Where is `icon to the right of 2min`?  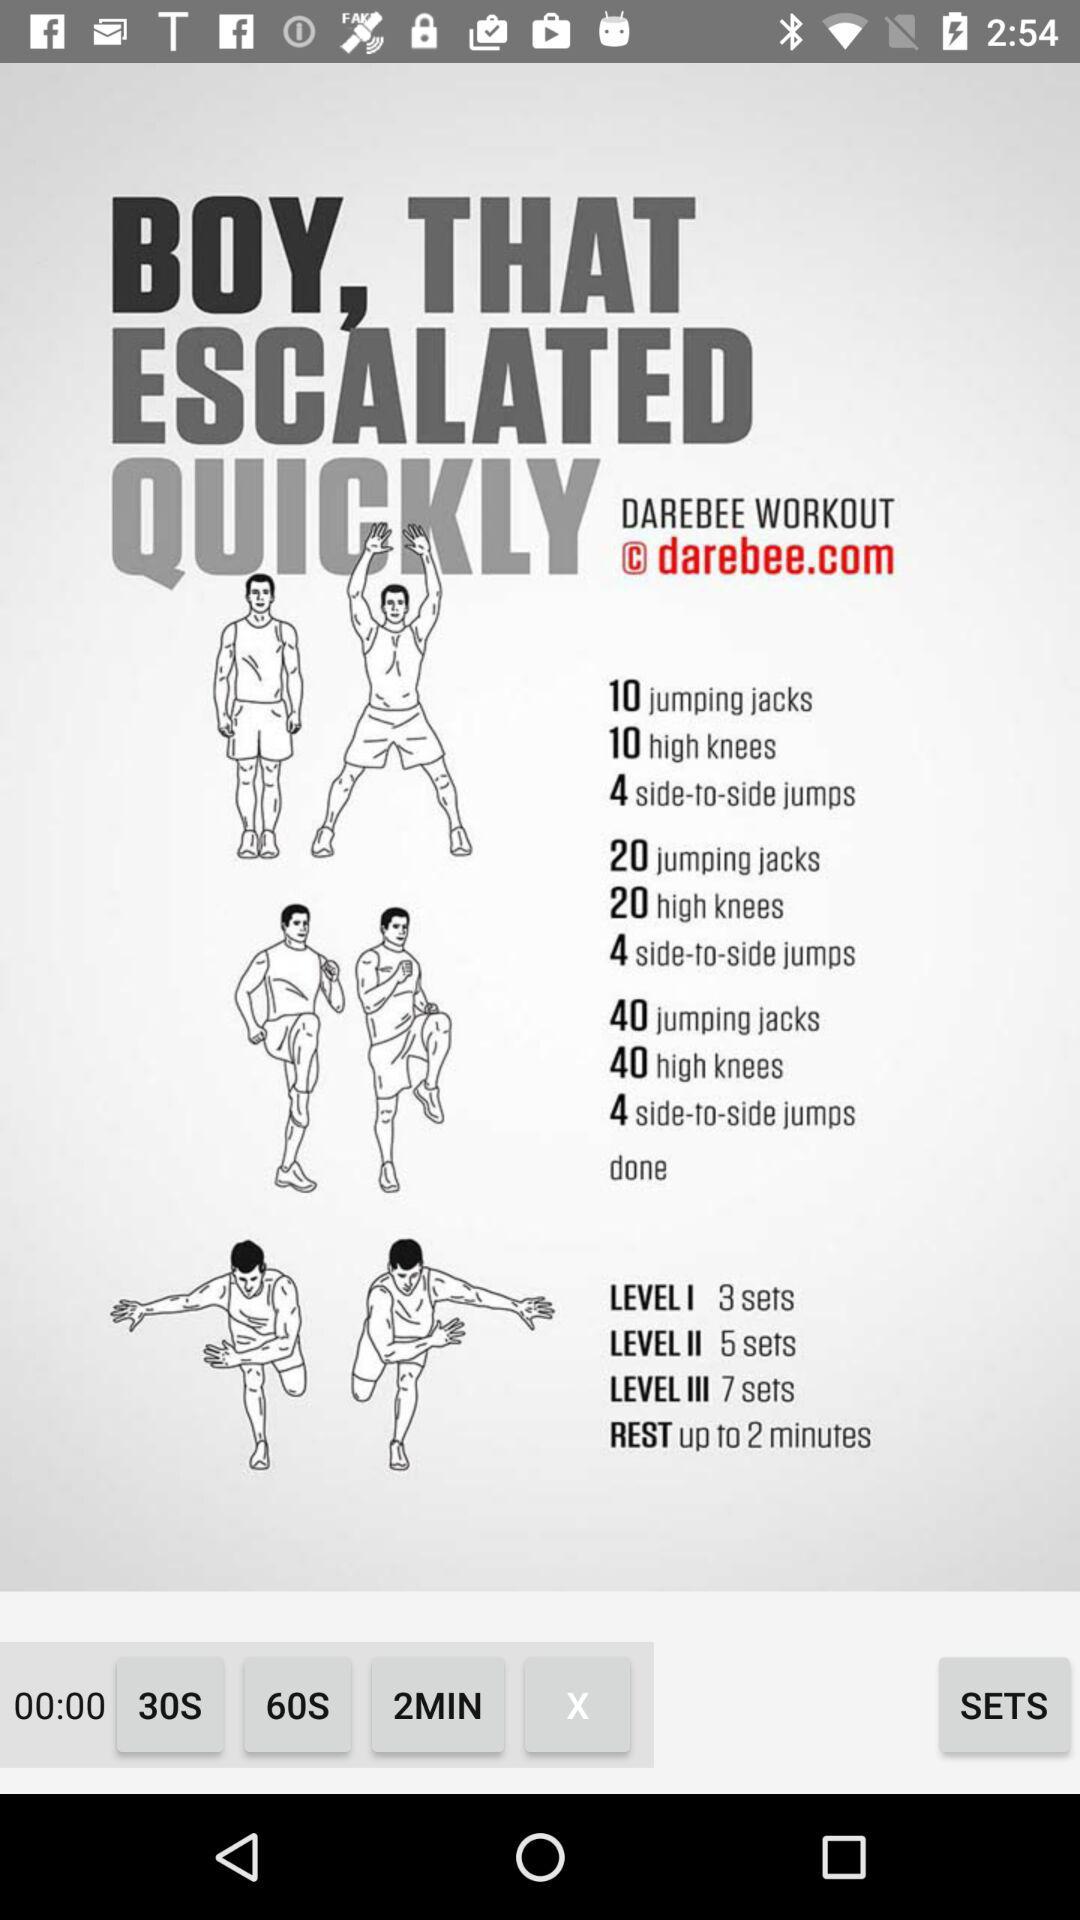
icon to the right of 2min is located at coordinates (577, 1703).